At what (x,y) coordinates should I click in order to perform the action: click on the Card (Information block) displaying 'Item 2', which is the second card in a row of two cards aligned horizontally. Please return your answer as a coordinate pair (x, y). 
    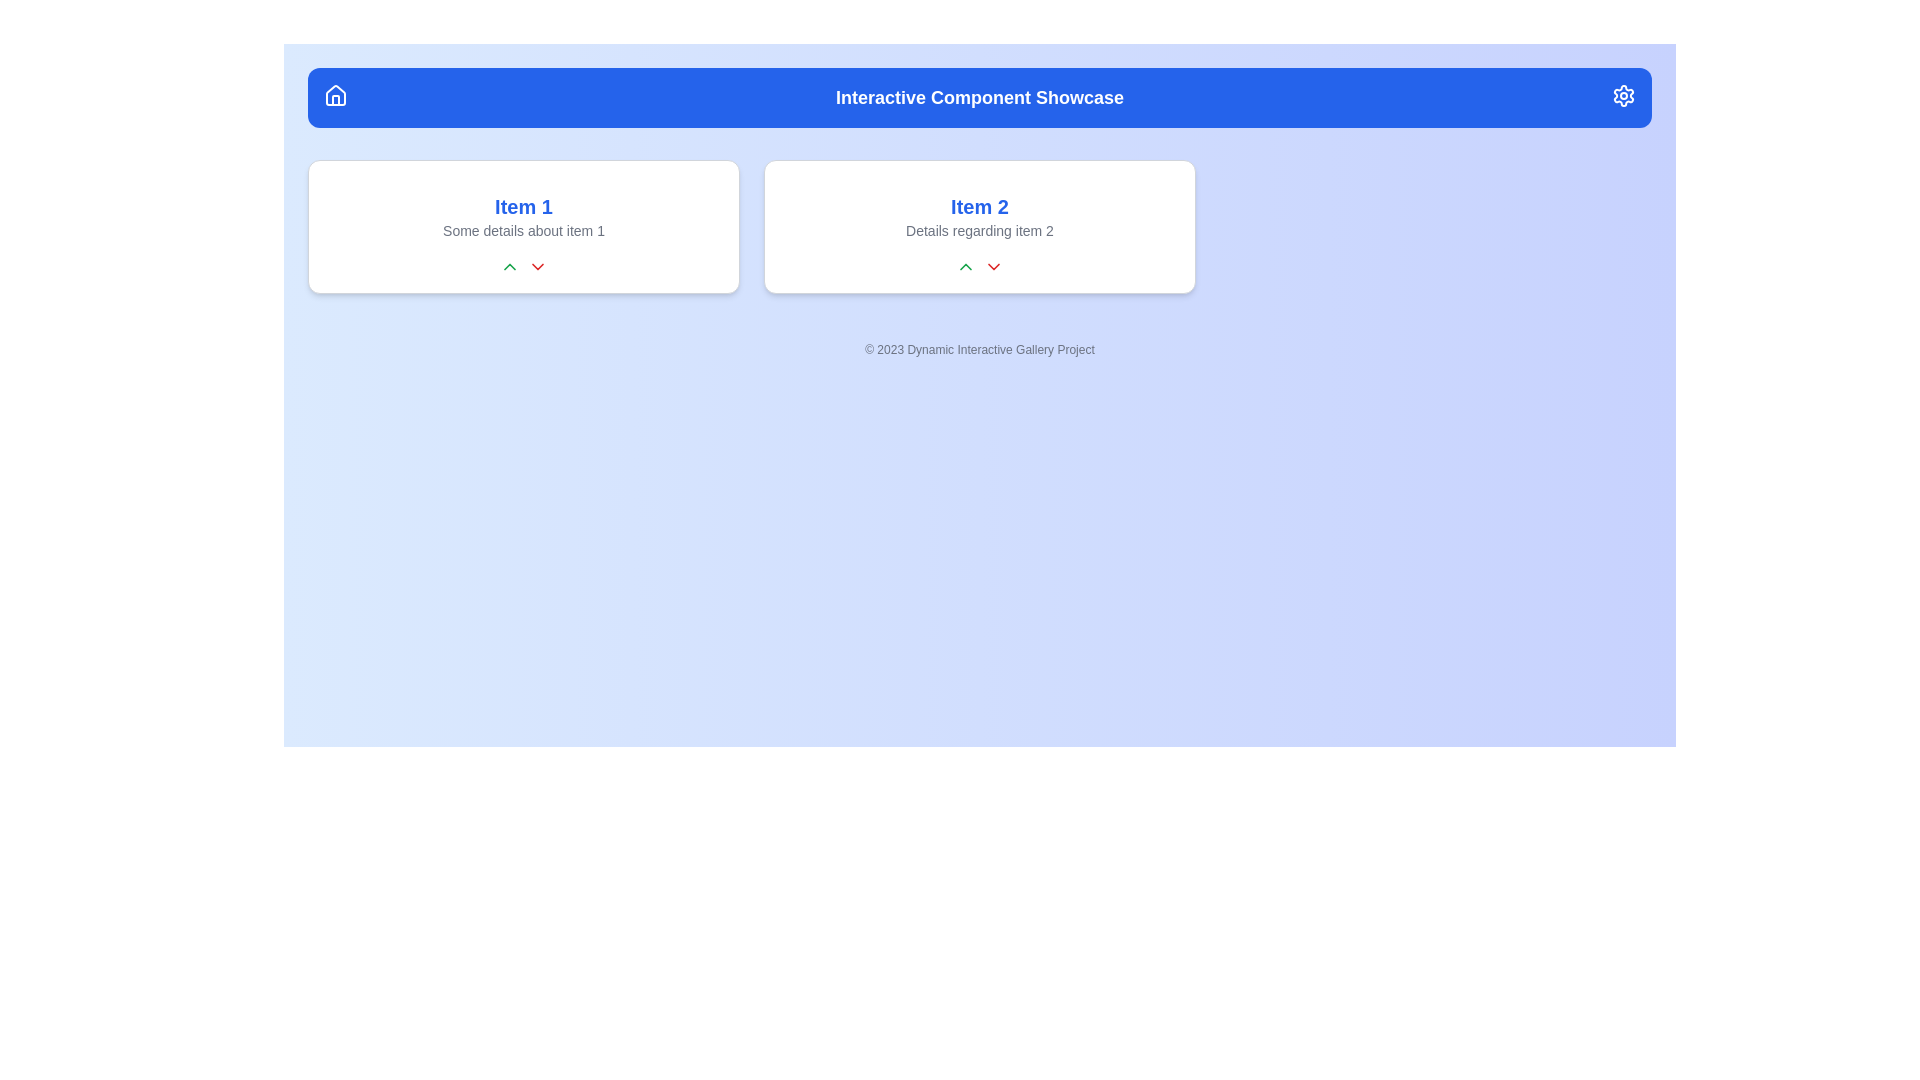
    Looking at the image, I should click on (979, 226).